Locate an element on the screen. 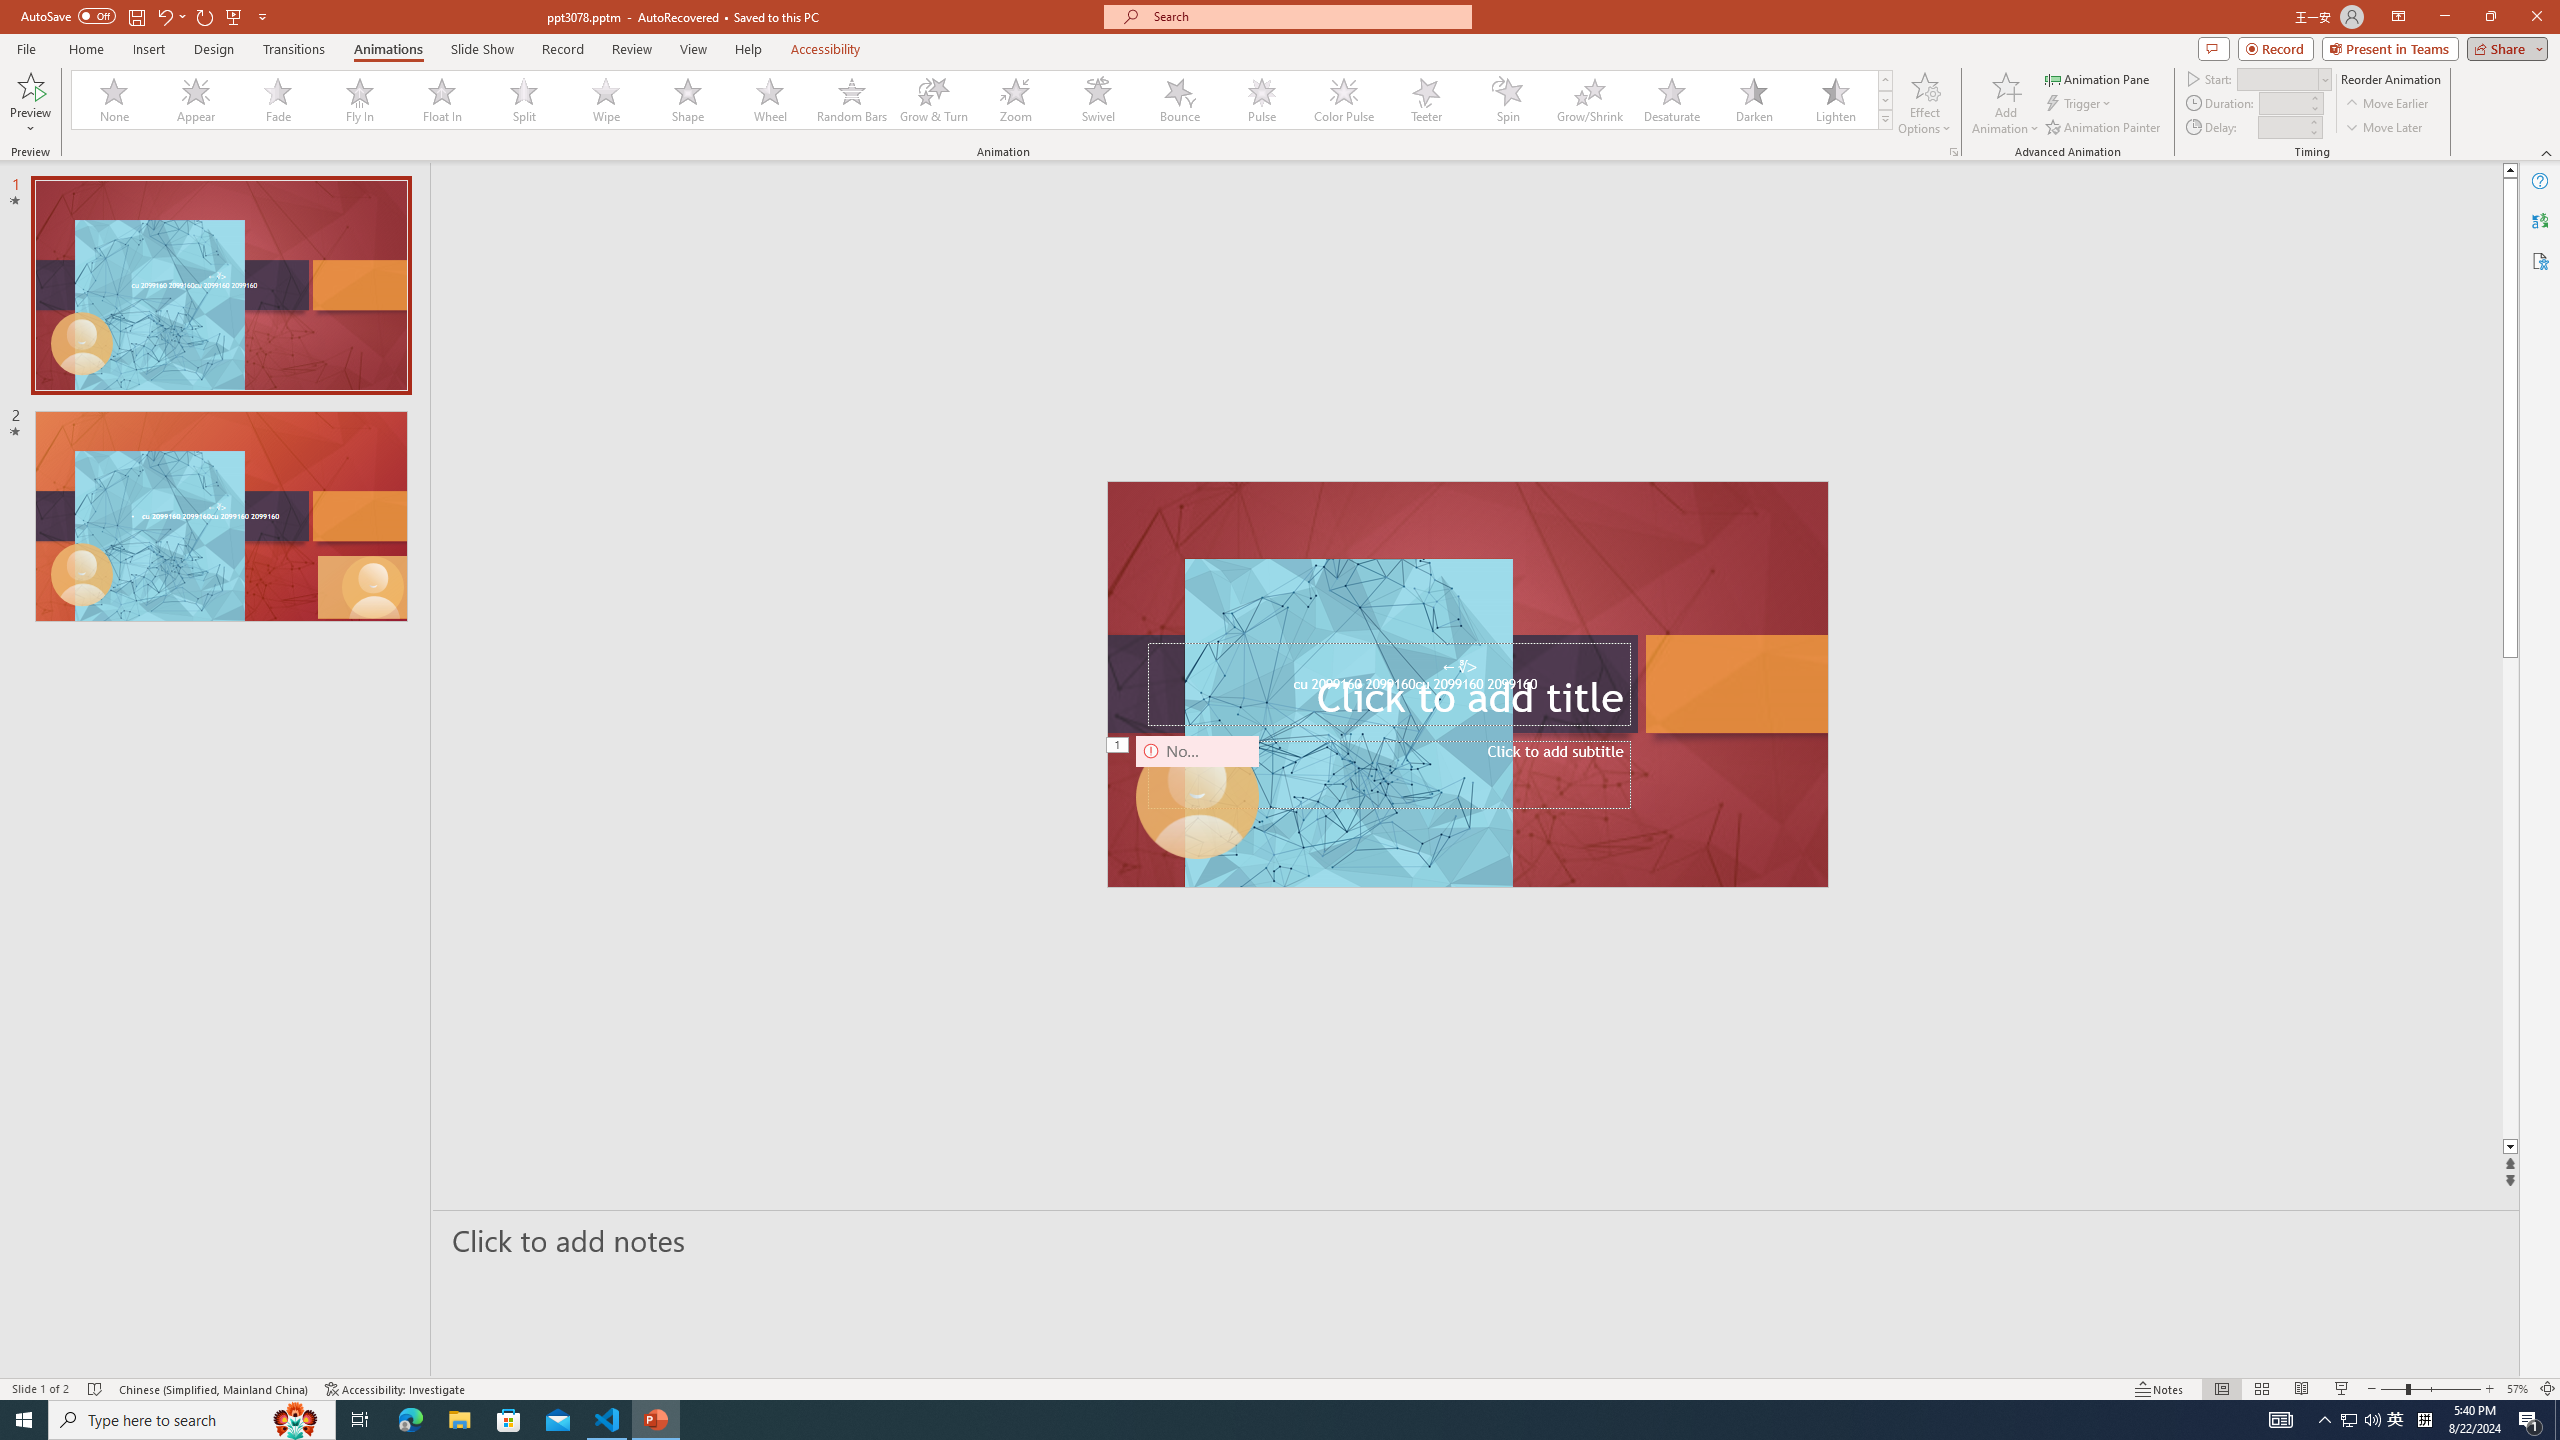 The image size is (2560, 1440). 'Title TextBox' is located at coordinates (1387, 683).